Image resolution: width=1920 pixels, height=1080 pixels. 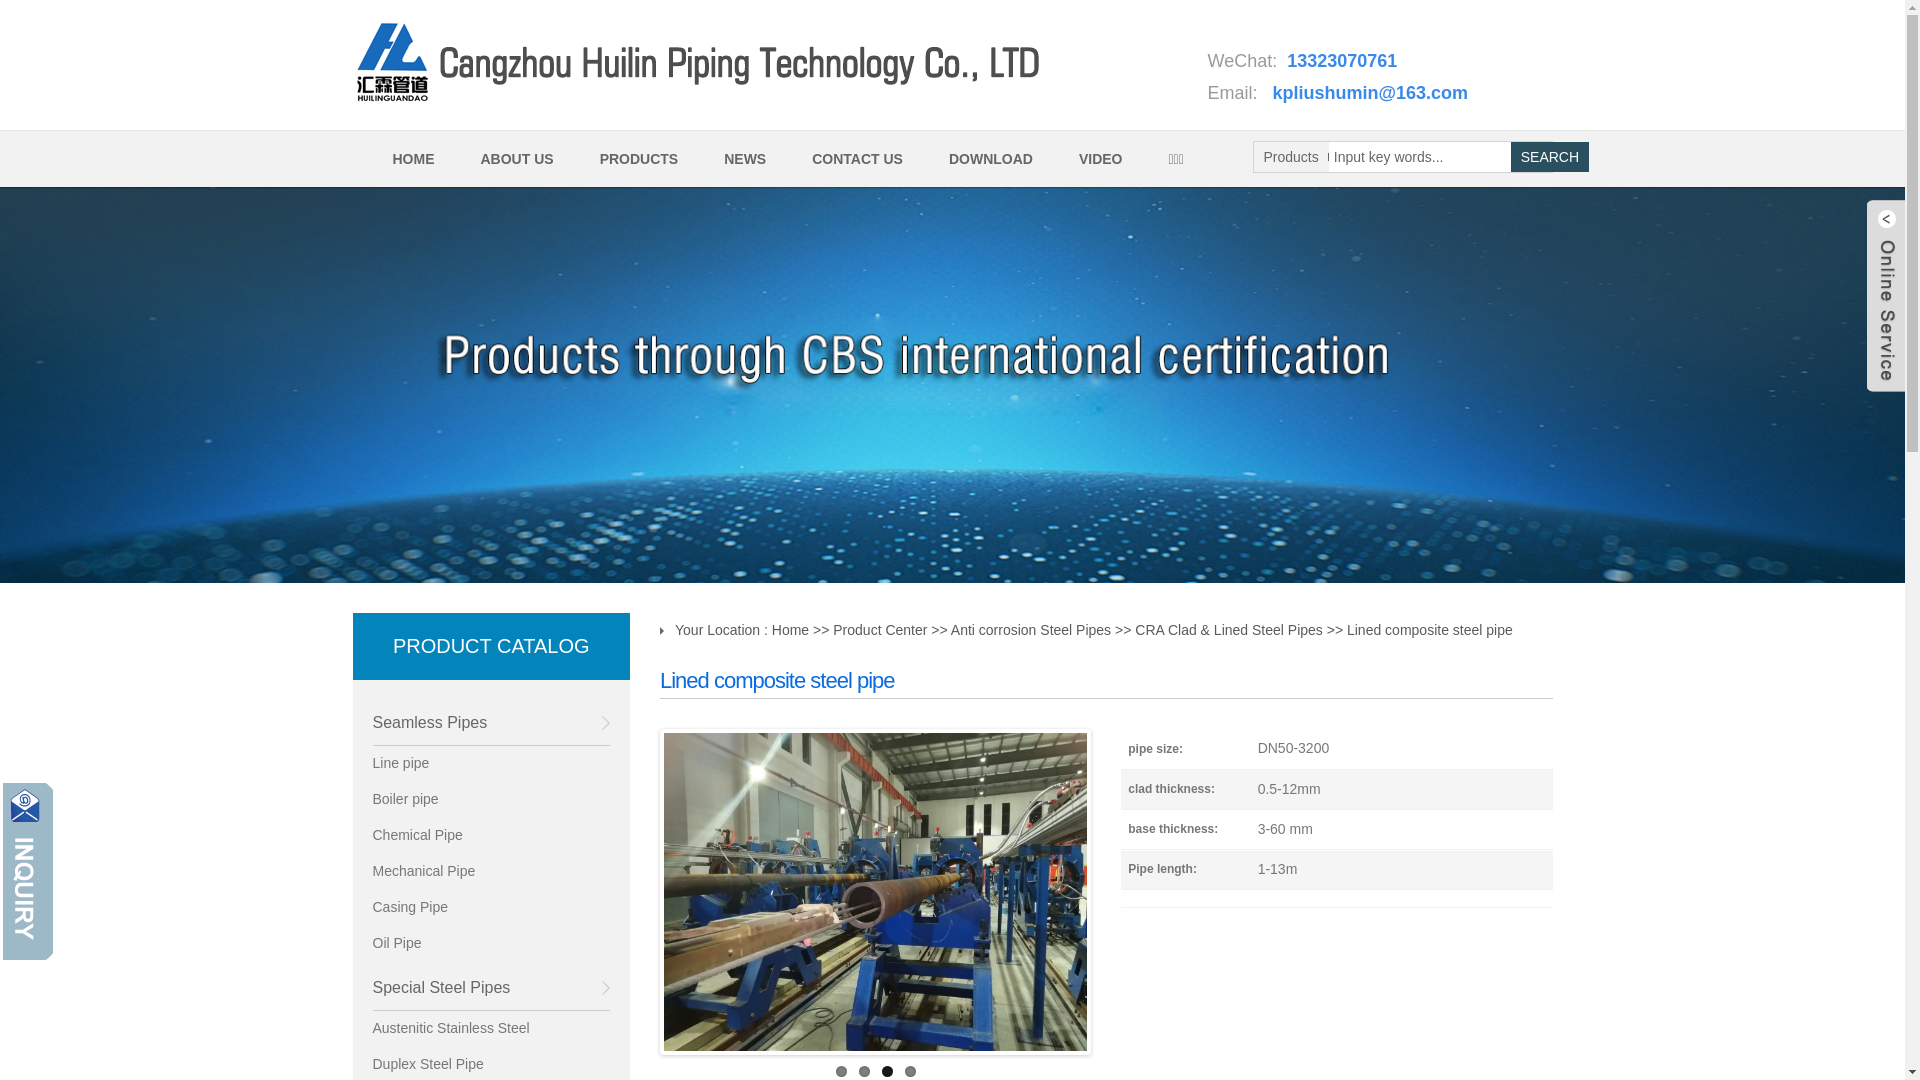 I want to click on '3', so click(x=886, y=1070).